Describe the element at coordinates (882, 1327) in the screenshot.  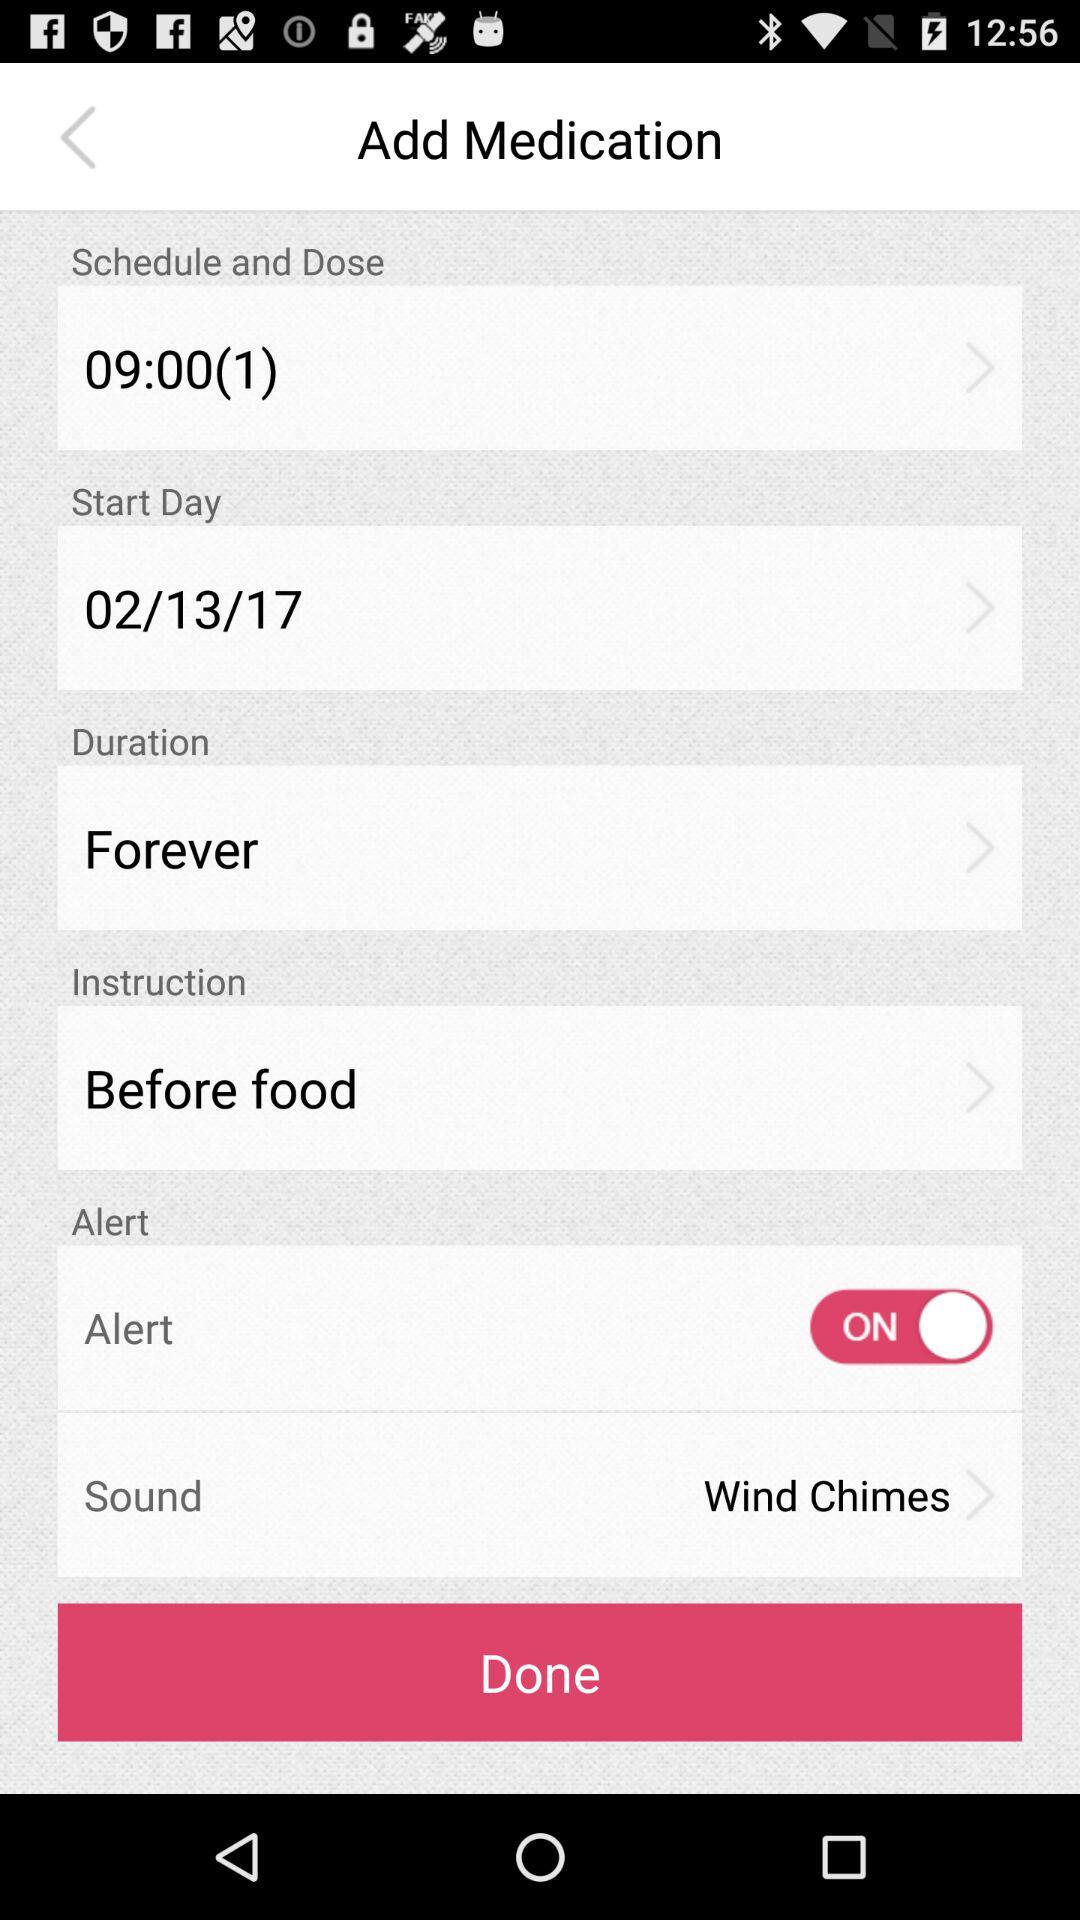
I see `app above the wind chimes` at that location.